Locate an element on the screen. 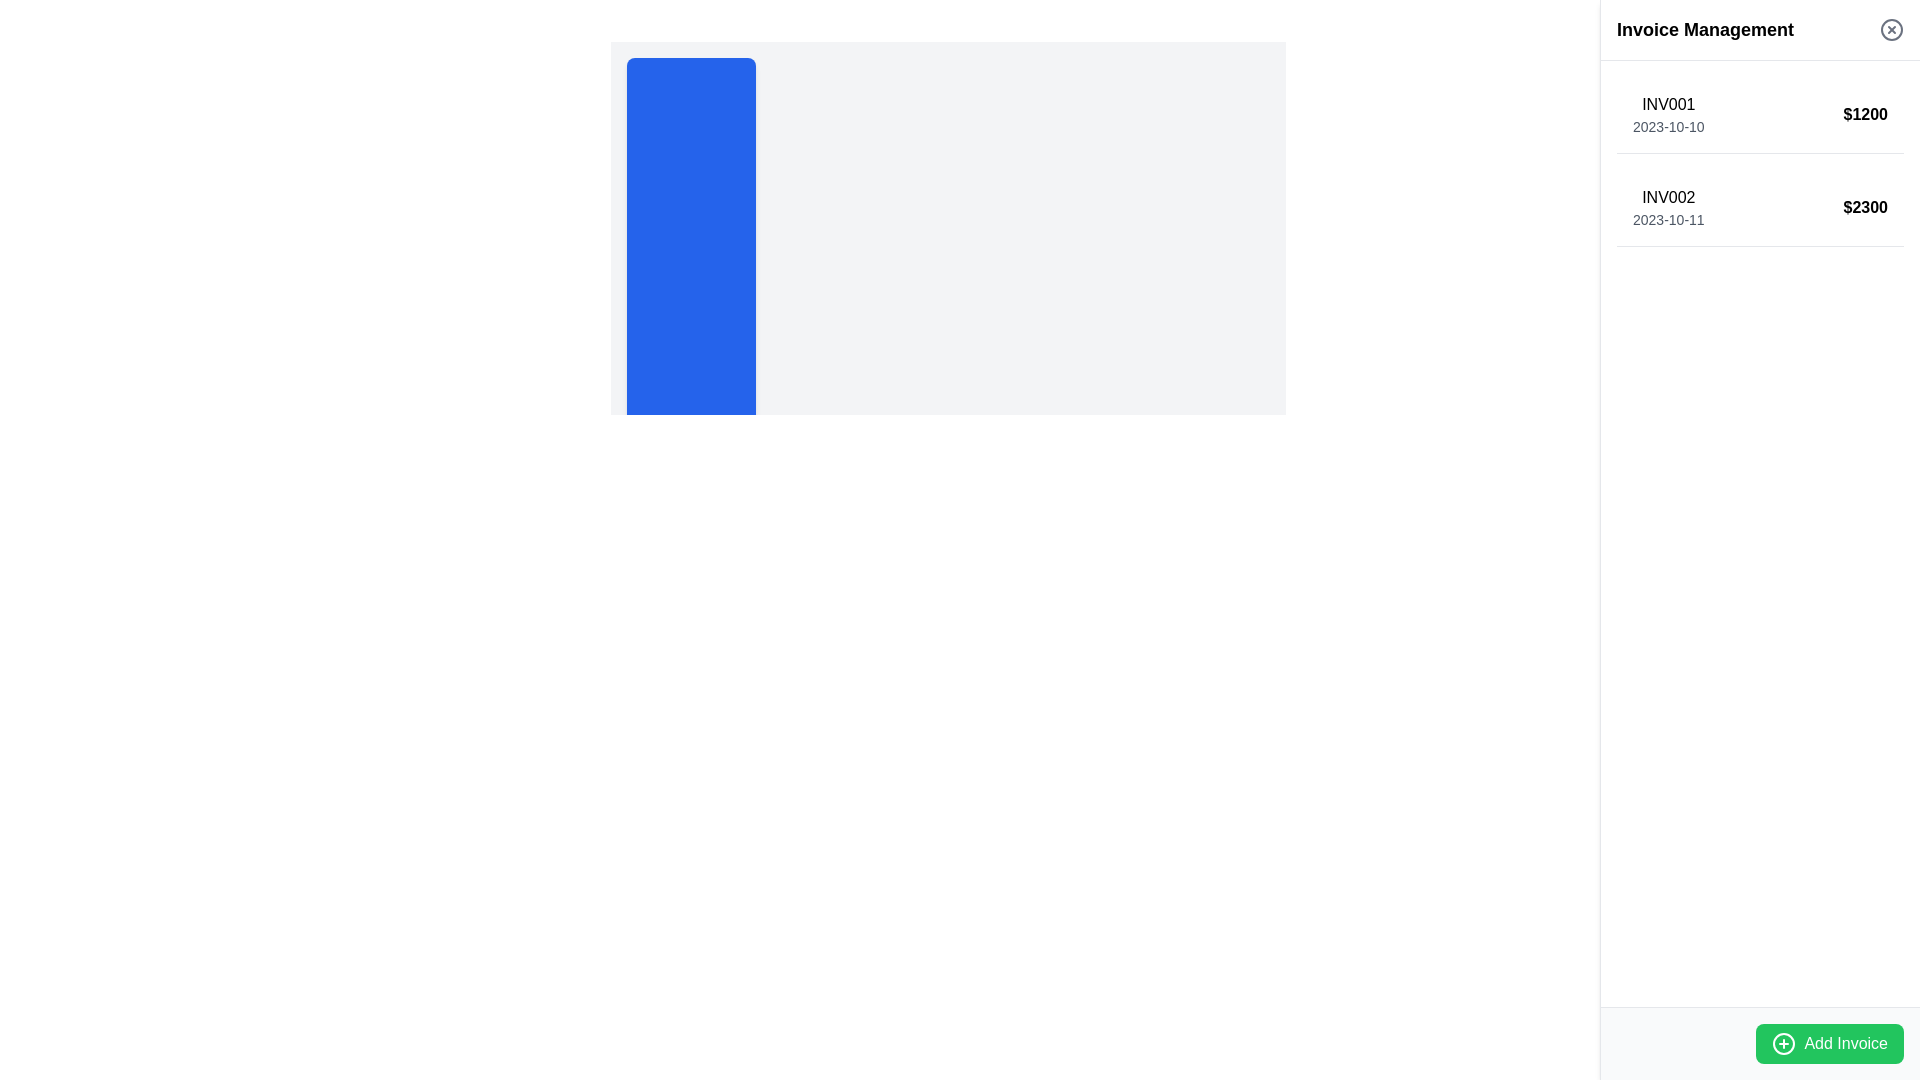  the text label displaying 'INV001' with the date '2023-10-10' in the right sidebar under the 'Invoice Management' heading is located at coordinates (1668, 115).